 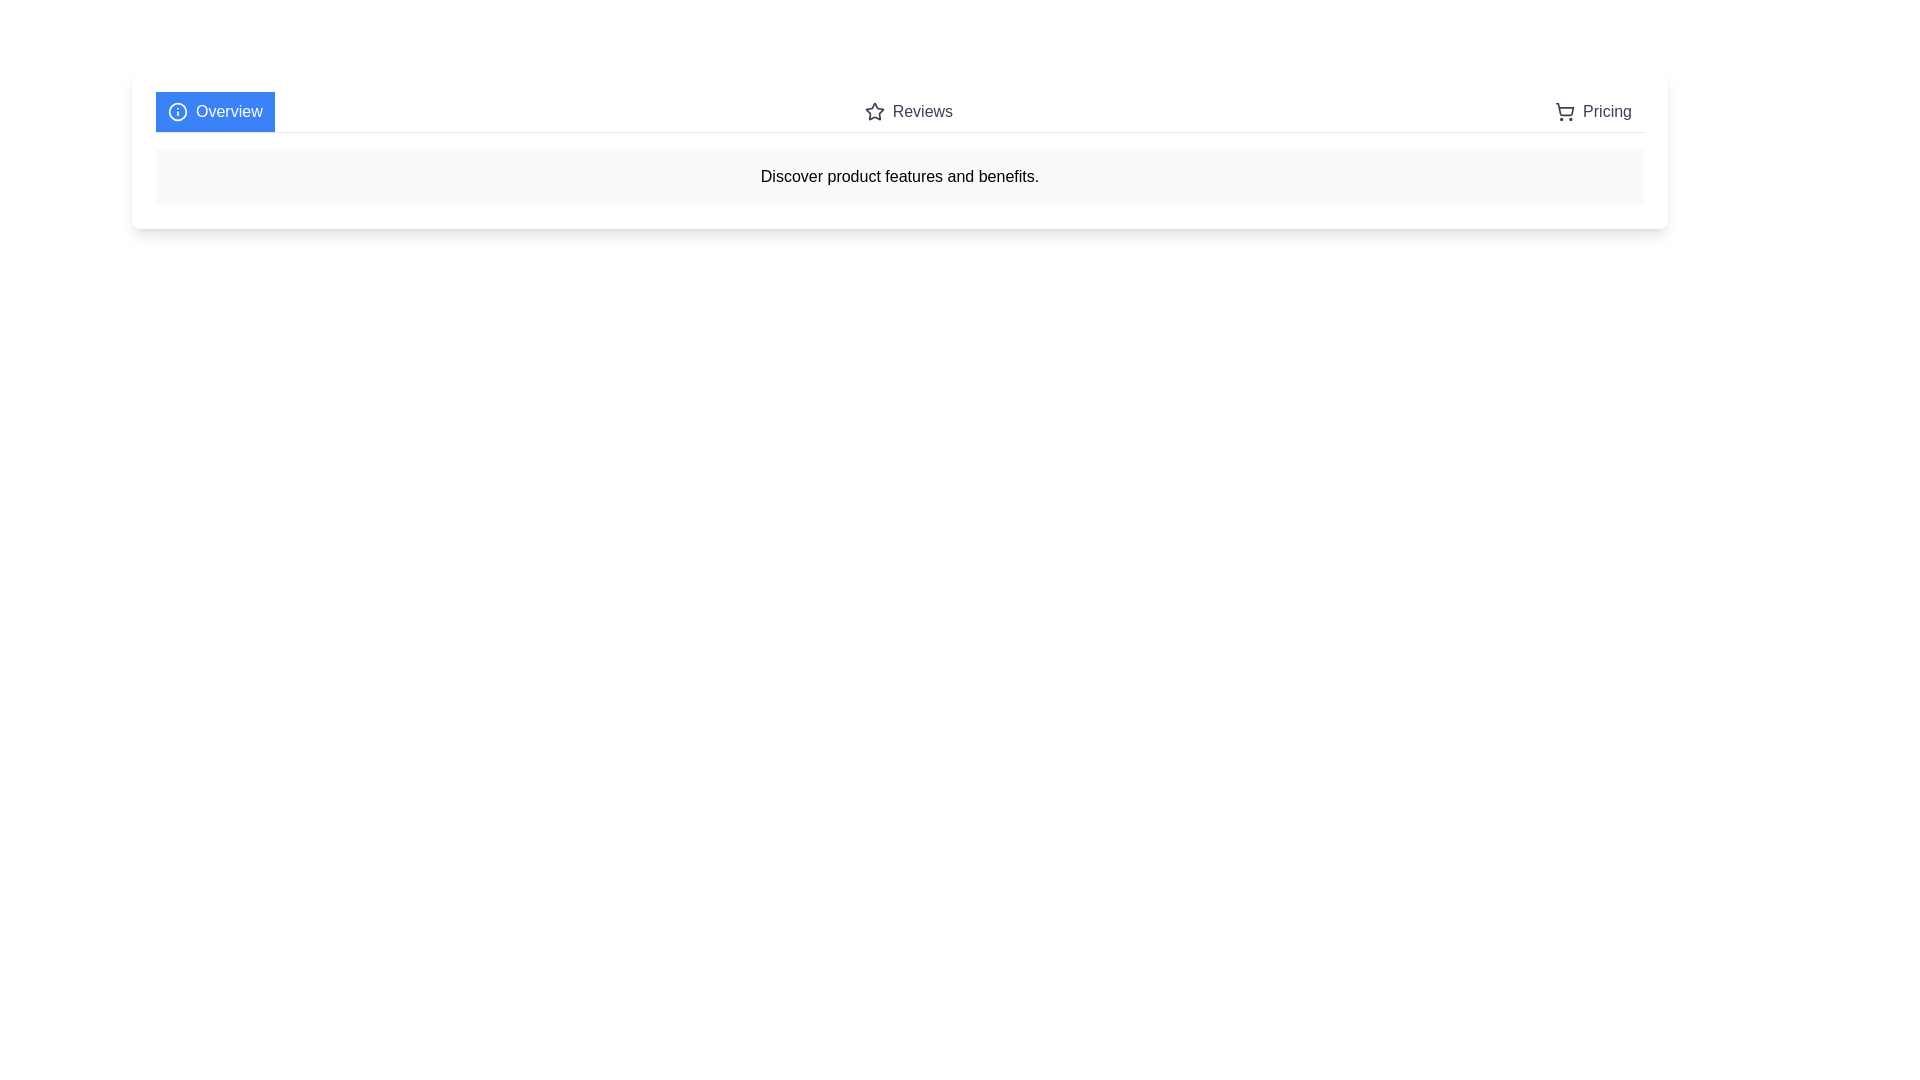 I want to click on the Reviews tab by clicking on its button, so click(x=907, y=111).